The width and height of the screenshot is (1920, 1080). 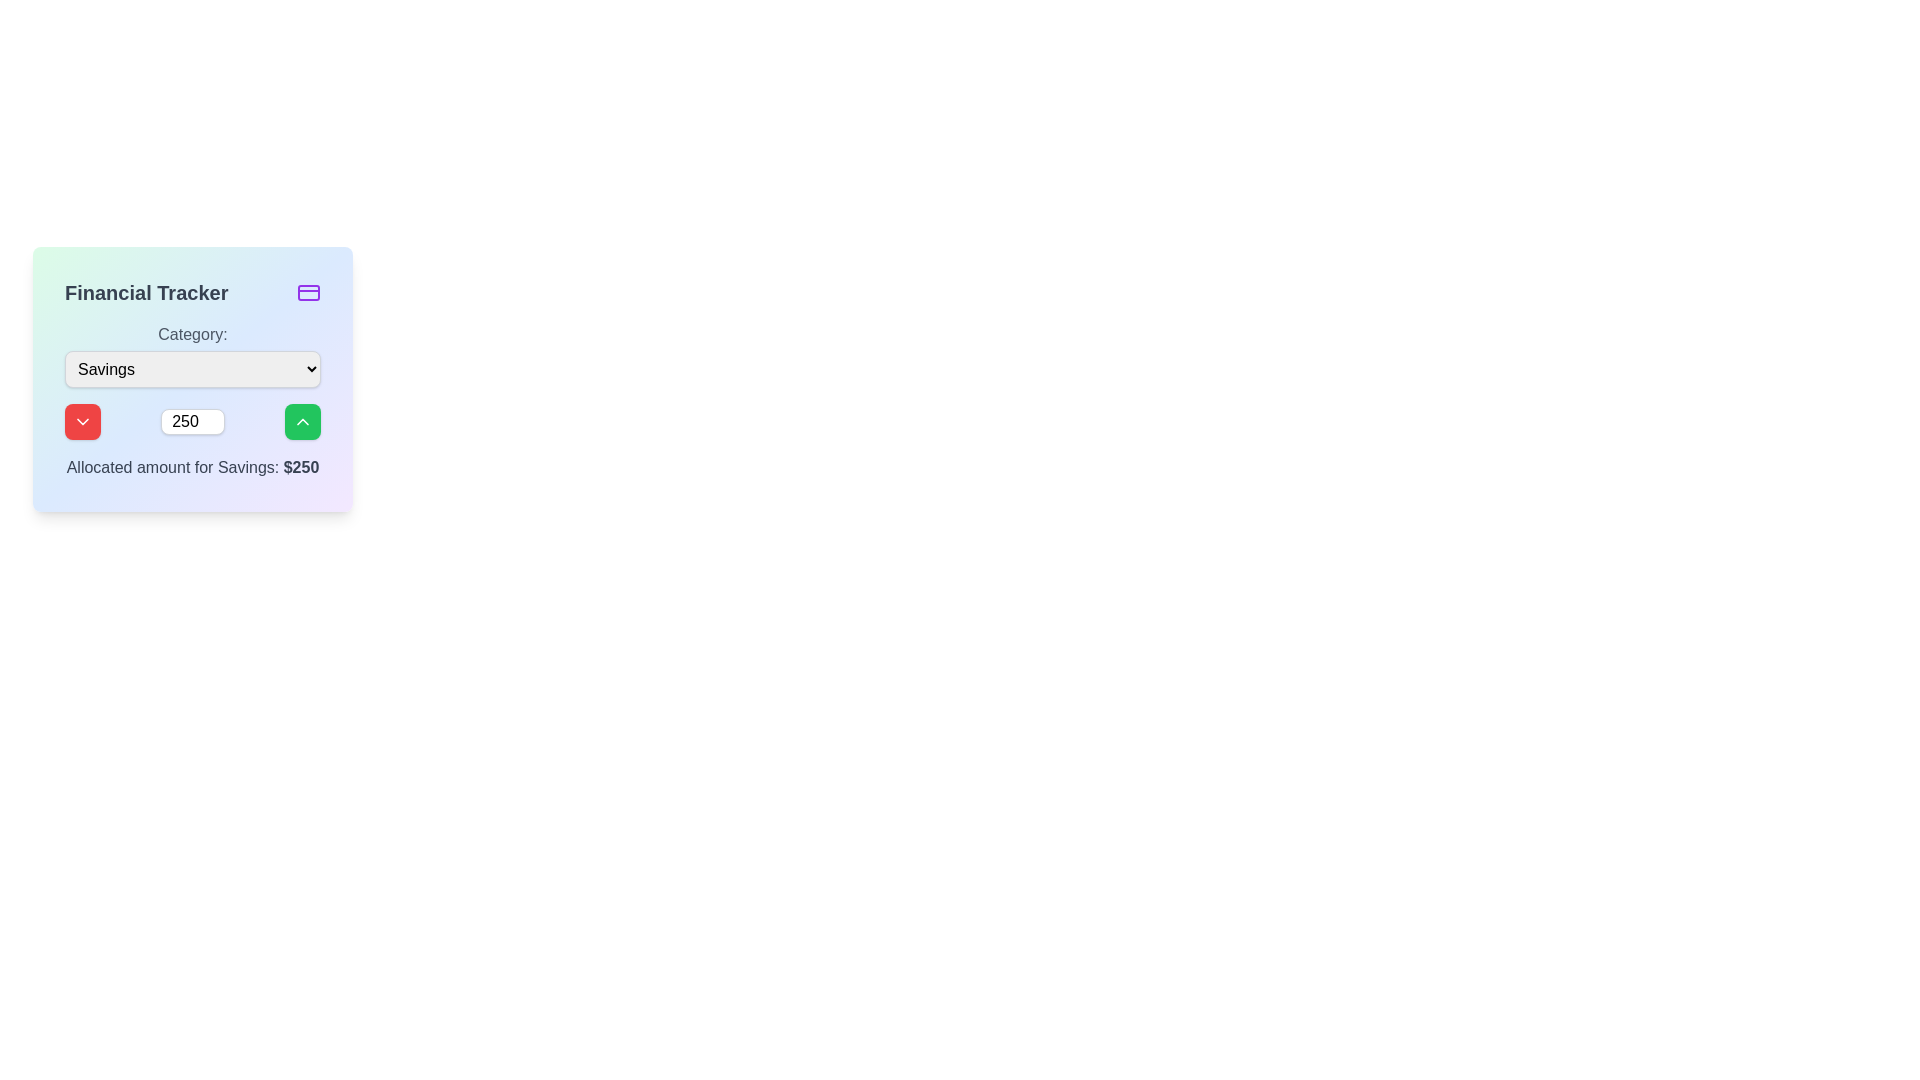 What do you see at coordinates (300, 467) in the screenshot?
I see `displayed value for the allocated financial amount set for Savings, which is located at the bottom-right of the Financial Tracker widget, embedded within the sentence 'Allocated amount for Savings: $250'` at bounding box center [300, 467].